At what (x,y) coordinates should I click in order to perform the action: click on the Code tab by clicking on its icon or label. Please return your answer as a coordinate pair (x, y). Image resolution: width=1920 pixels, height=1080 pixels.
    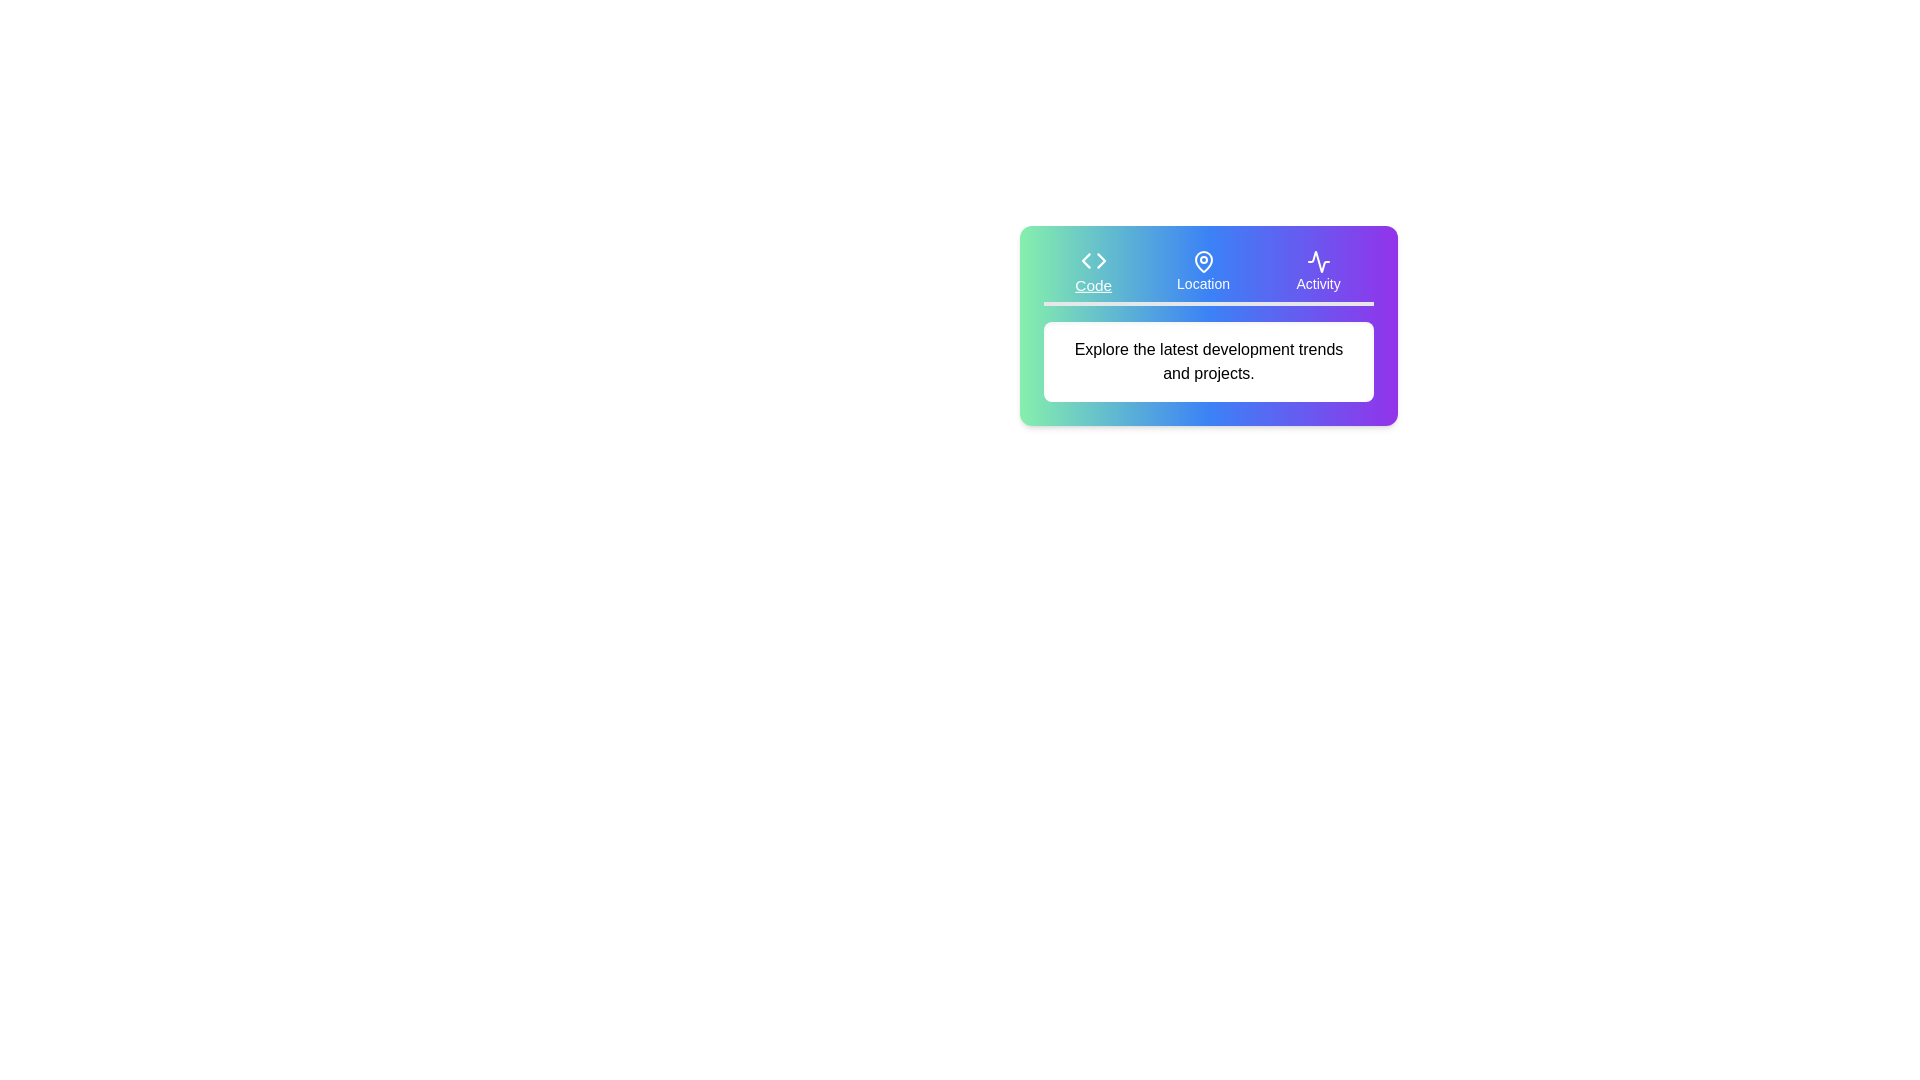
    Looking at the image, I should click on (1093, 272).